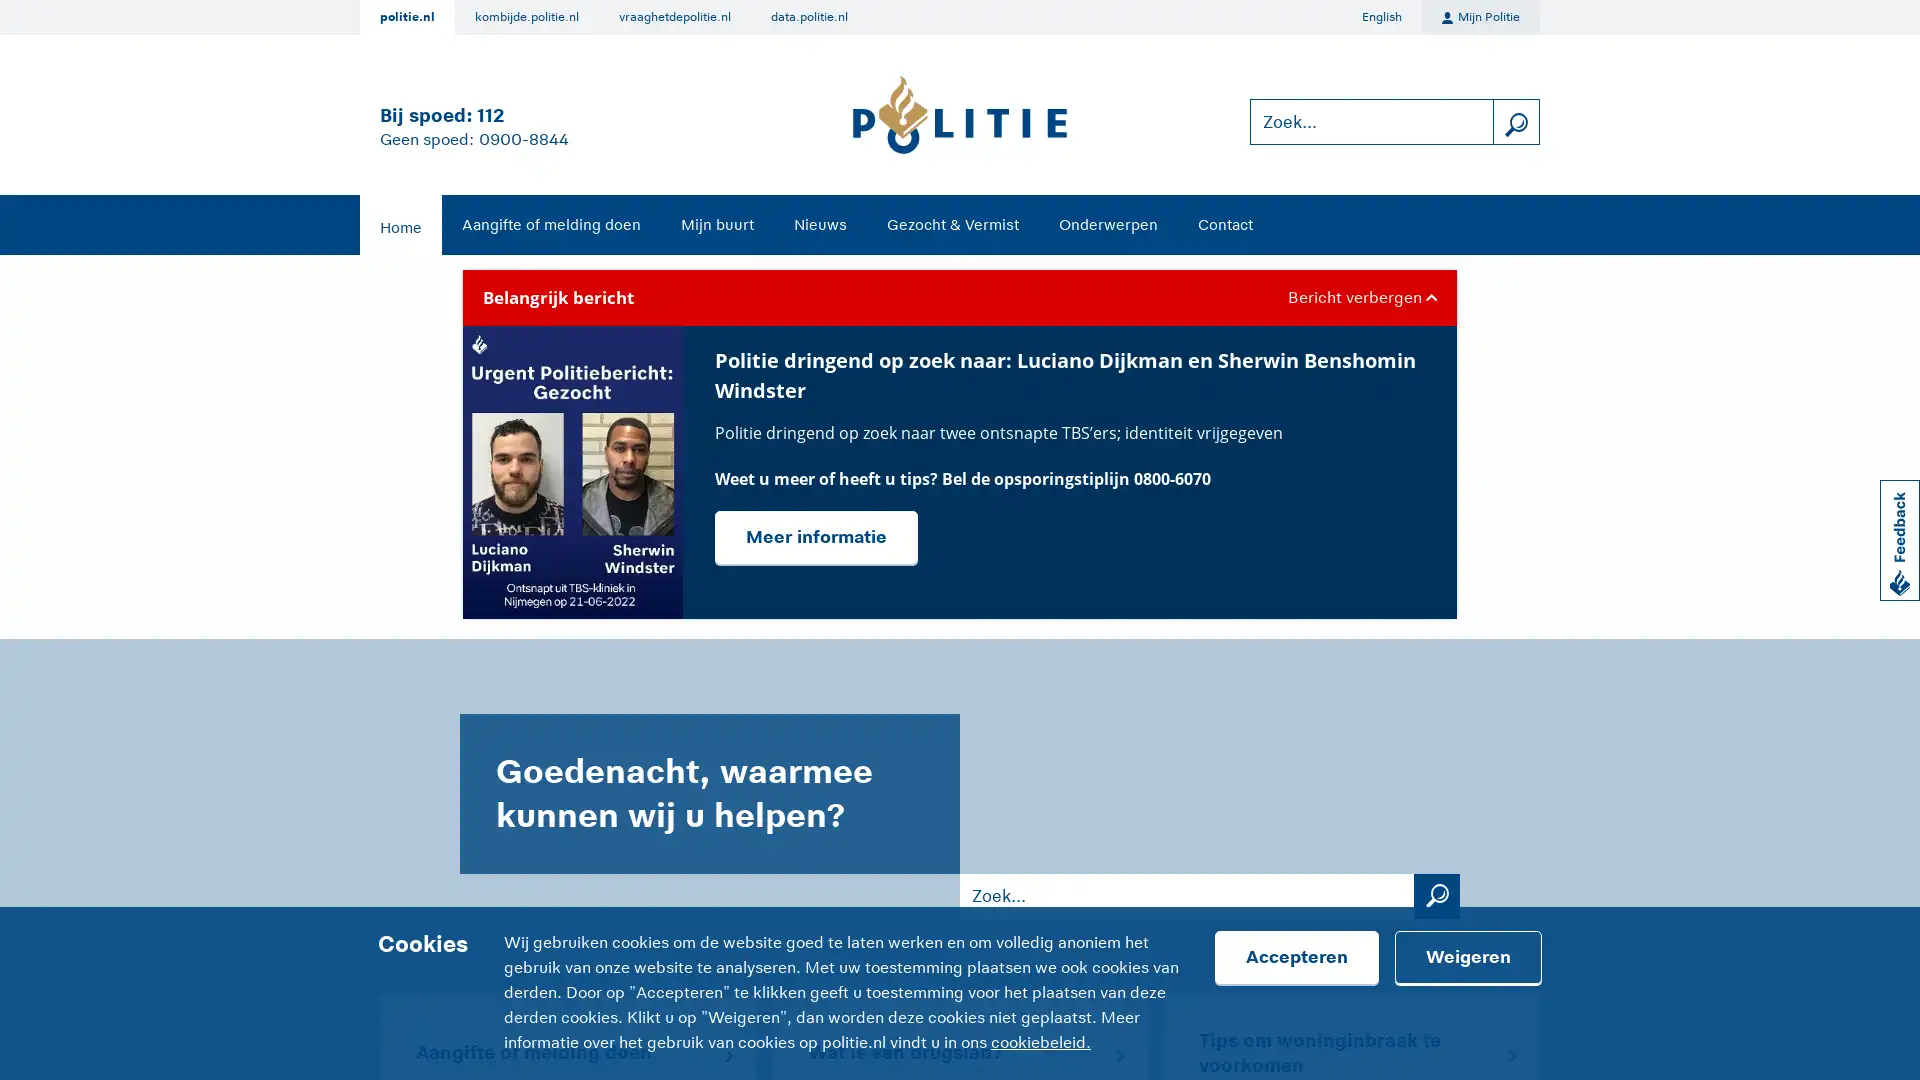 The image size is (1920, 1080). What do you see at coordinates (1360, 297) in the screenshot?
I see `Bericht verbergen` at bounding box center [1360, 297].